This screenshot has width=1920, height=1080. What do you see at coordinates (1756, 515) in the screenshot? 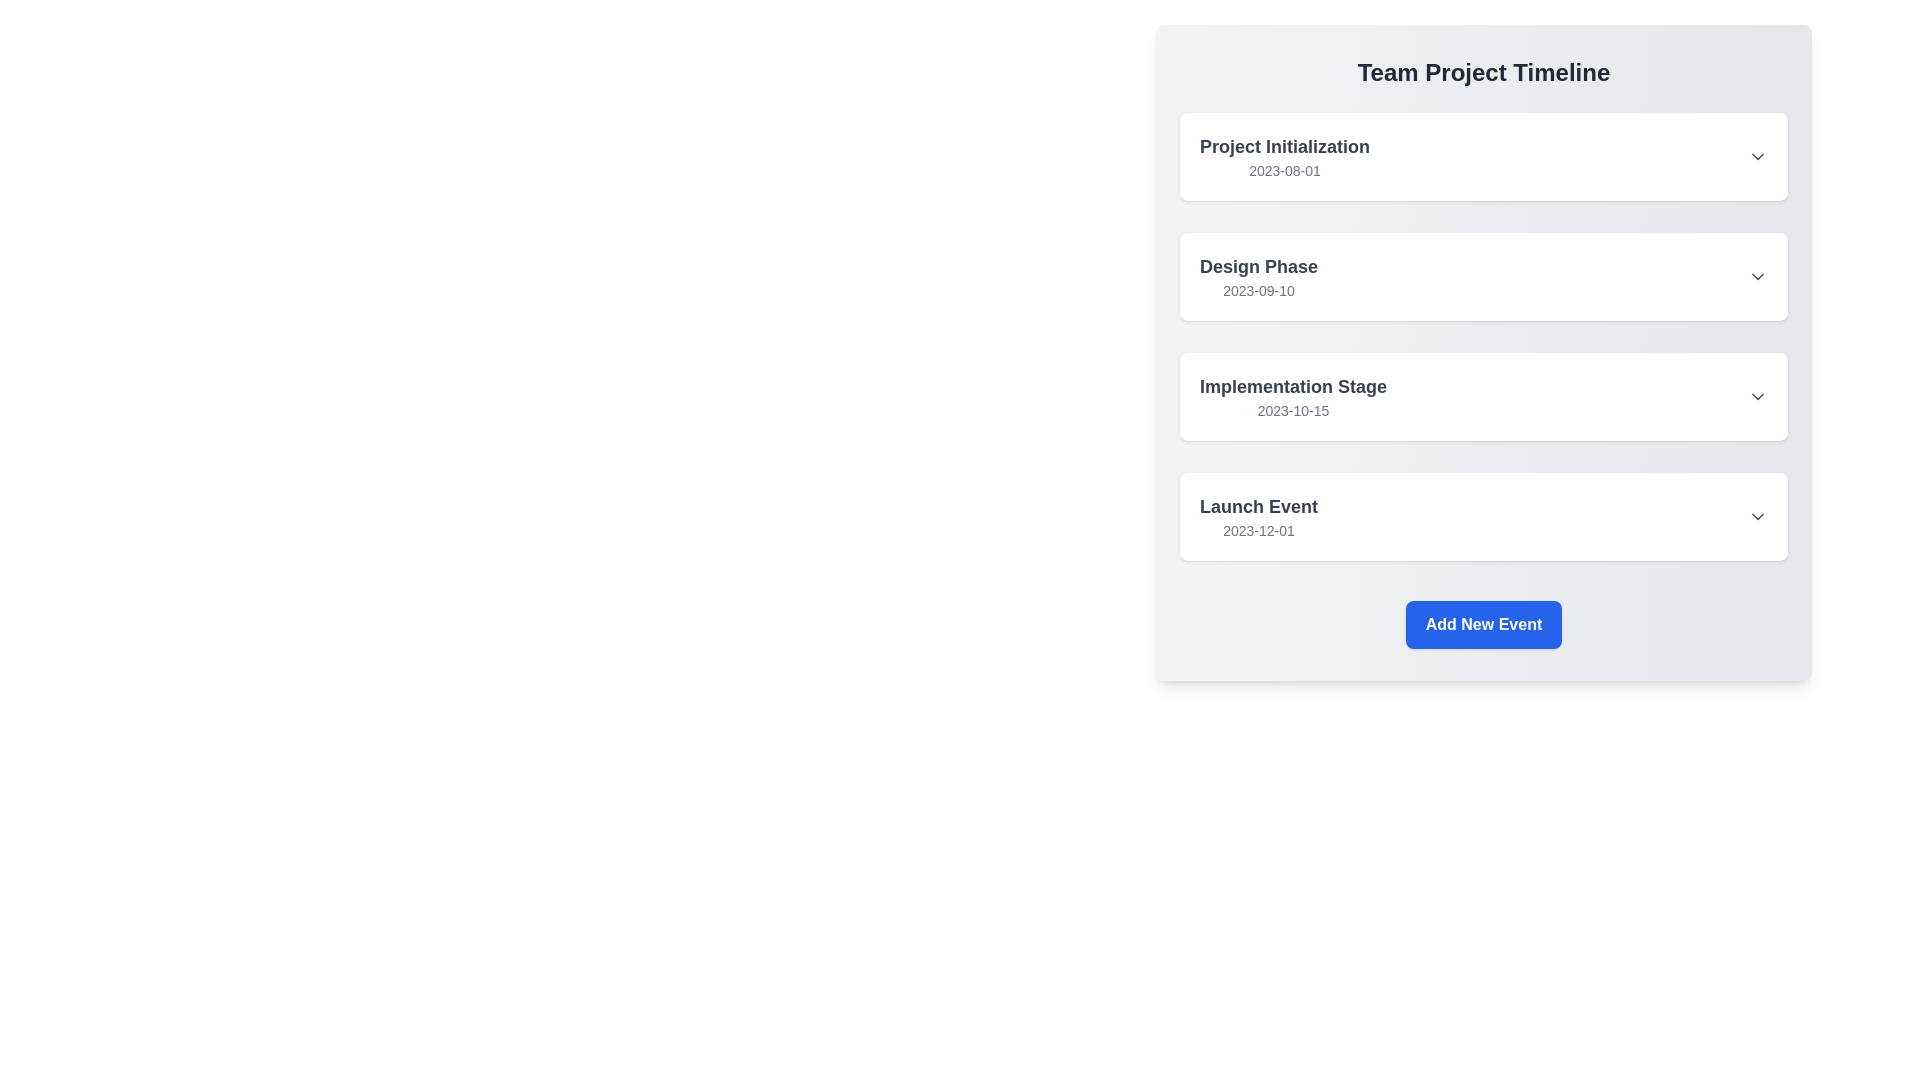
I see `the downward chevron icon in the 'Launch Event' section` at bounding box center [1756, 515].